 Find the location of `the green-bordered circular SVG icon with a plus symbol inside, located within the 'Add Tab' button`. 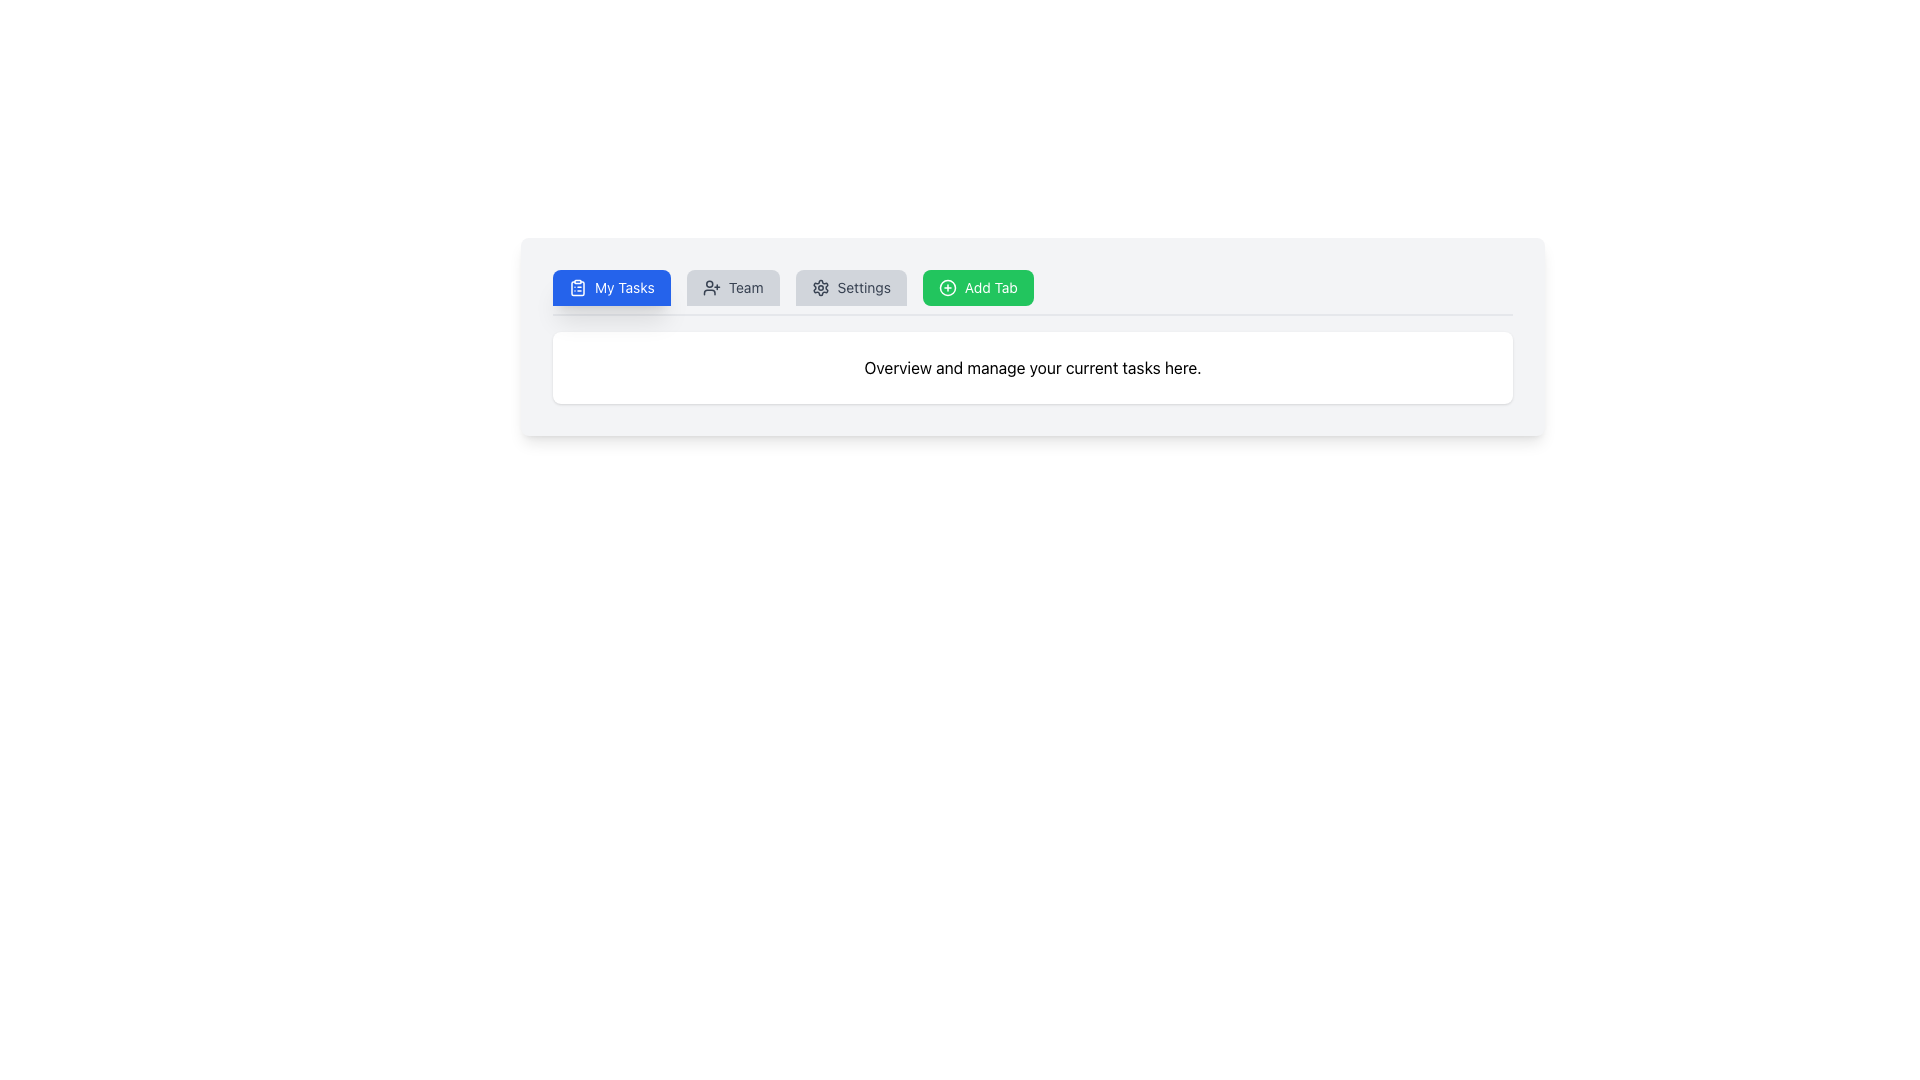

the green-bordered circular SVG icon with a plus symbol inside, located within the 'Add Tab' button is located at coordinates (945, 288).